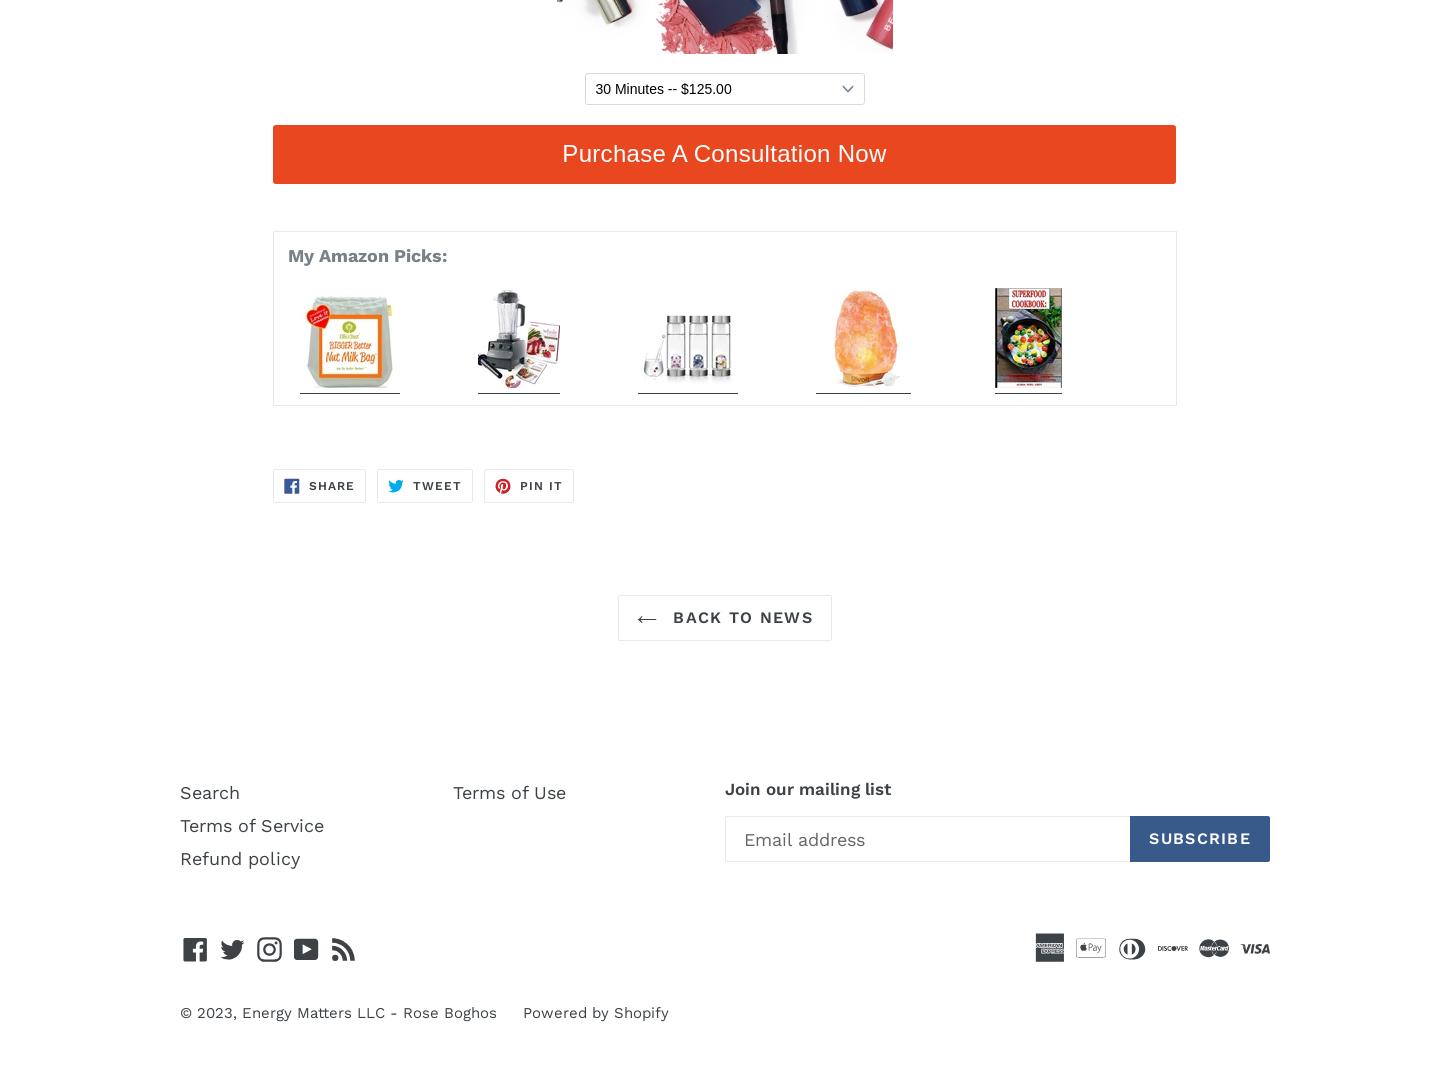 This screenshot has width=1450, height=1079. What do you see at coordinates (1199, 838) in the screenshot?
I see `'Subscribe'` at bounding box center [1199, 838].